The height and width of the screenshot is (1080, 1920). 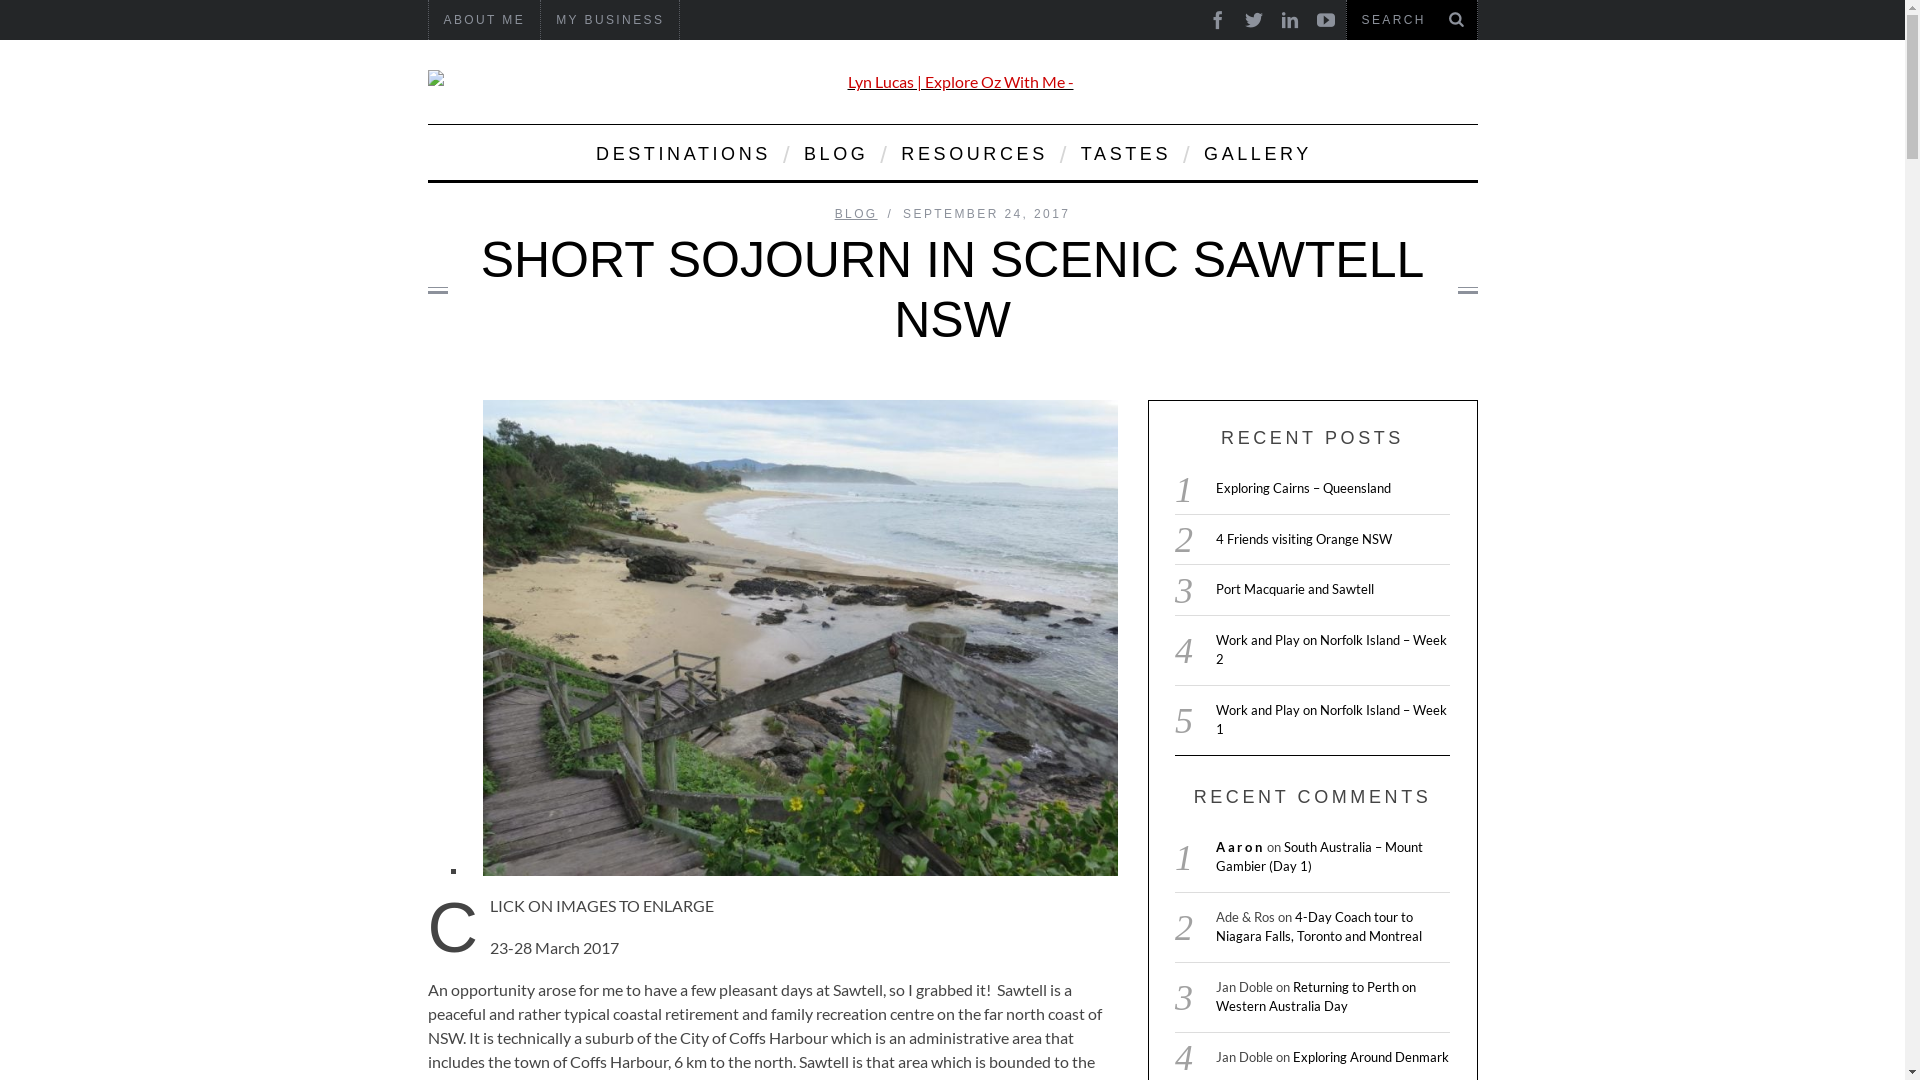 What do you see at coordinates (834, 151) in the screenshot?
I see `'BLOG'` at bounding box center [834, 151].